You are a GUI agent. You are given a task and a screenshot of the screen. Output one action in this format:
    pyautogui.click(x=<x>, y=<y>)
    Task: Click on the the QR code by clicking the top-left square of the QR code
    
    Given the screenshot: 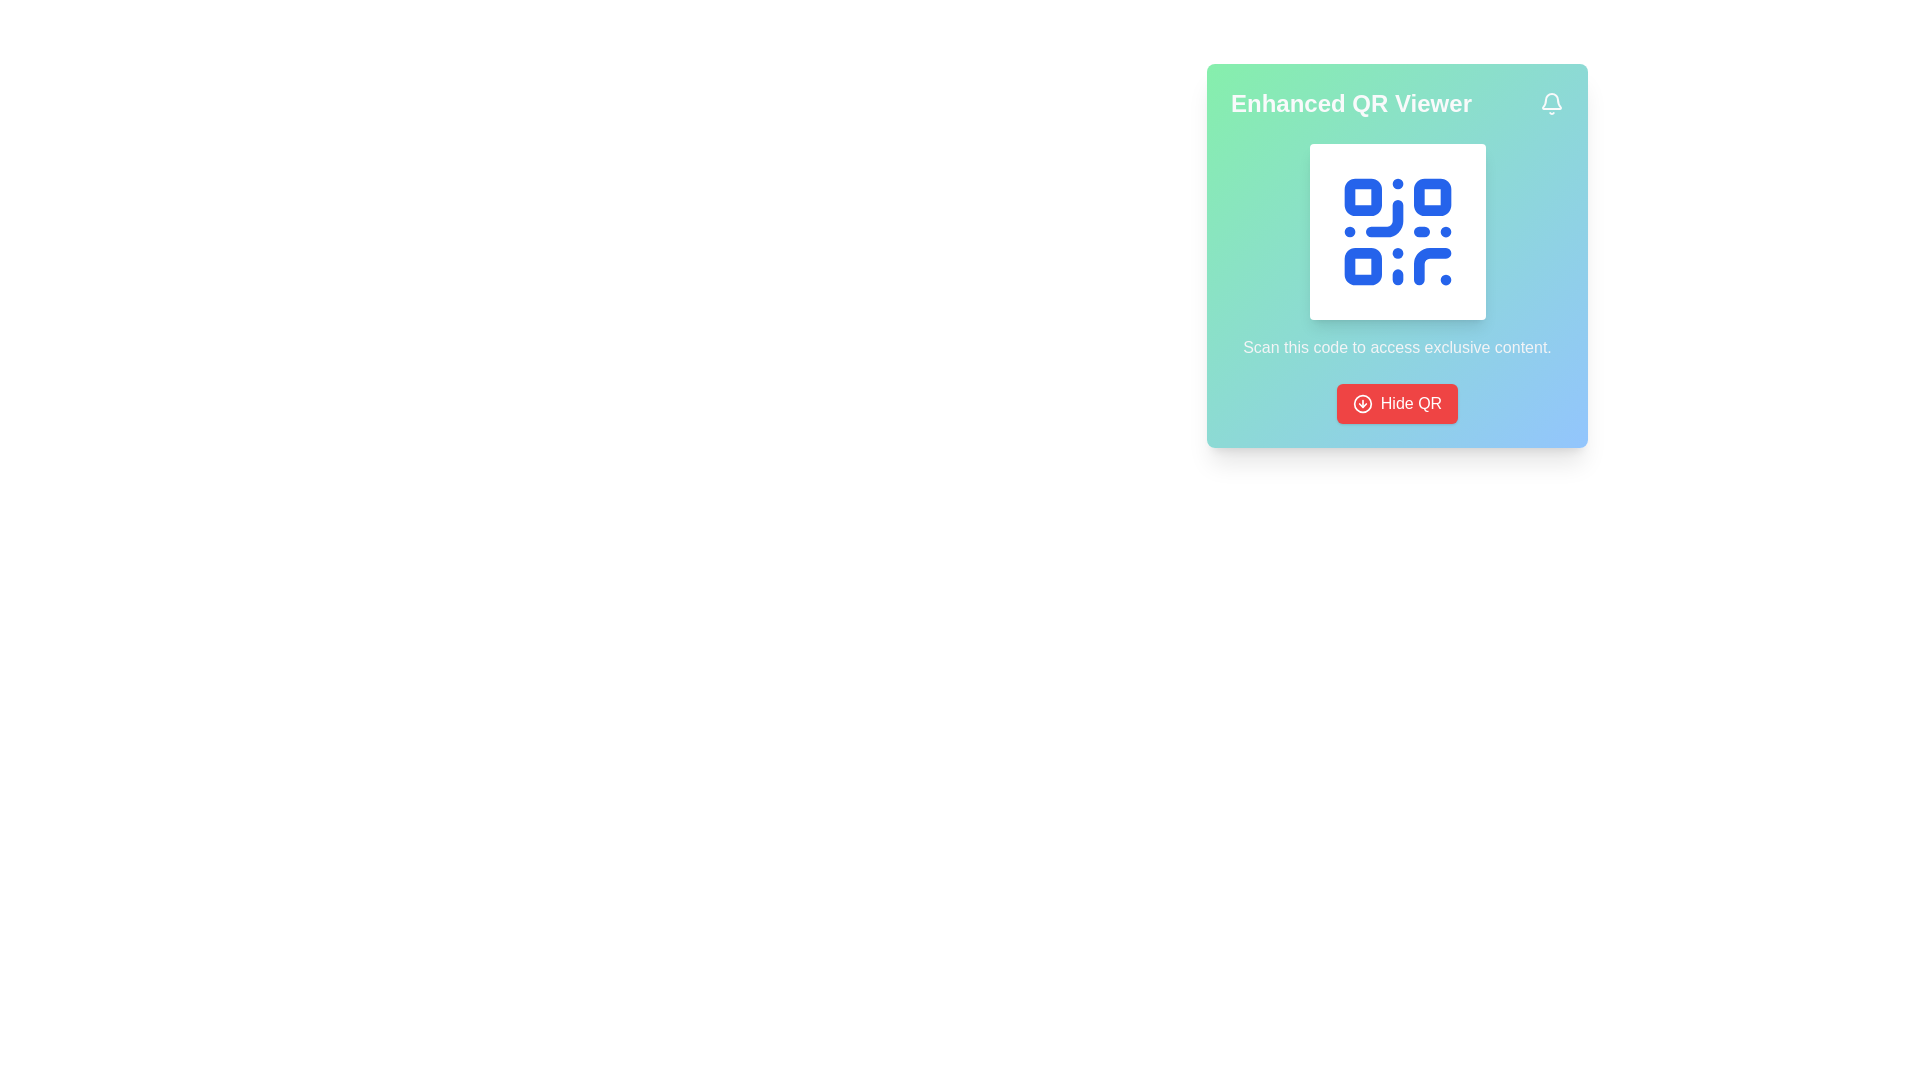 What is the action you would take?
    pyautogui.click(x=1361, y=197)
    